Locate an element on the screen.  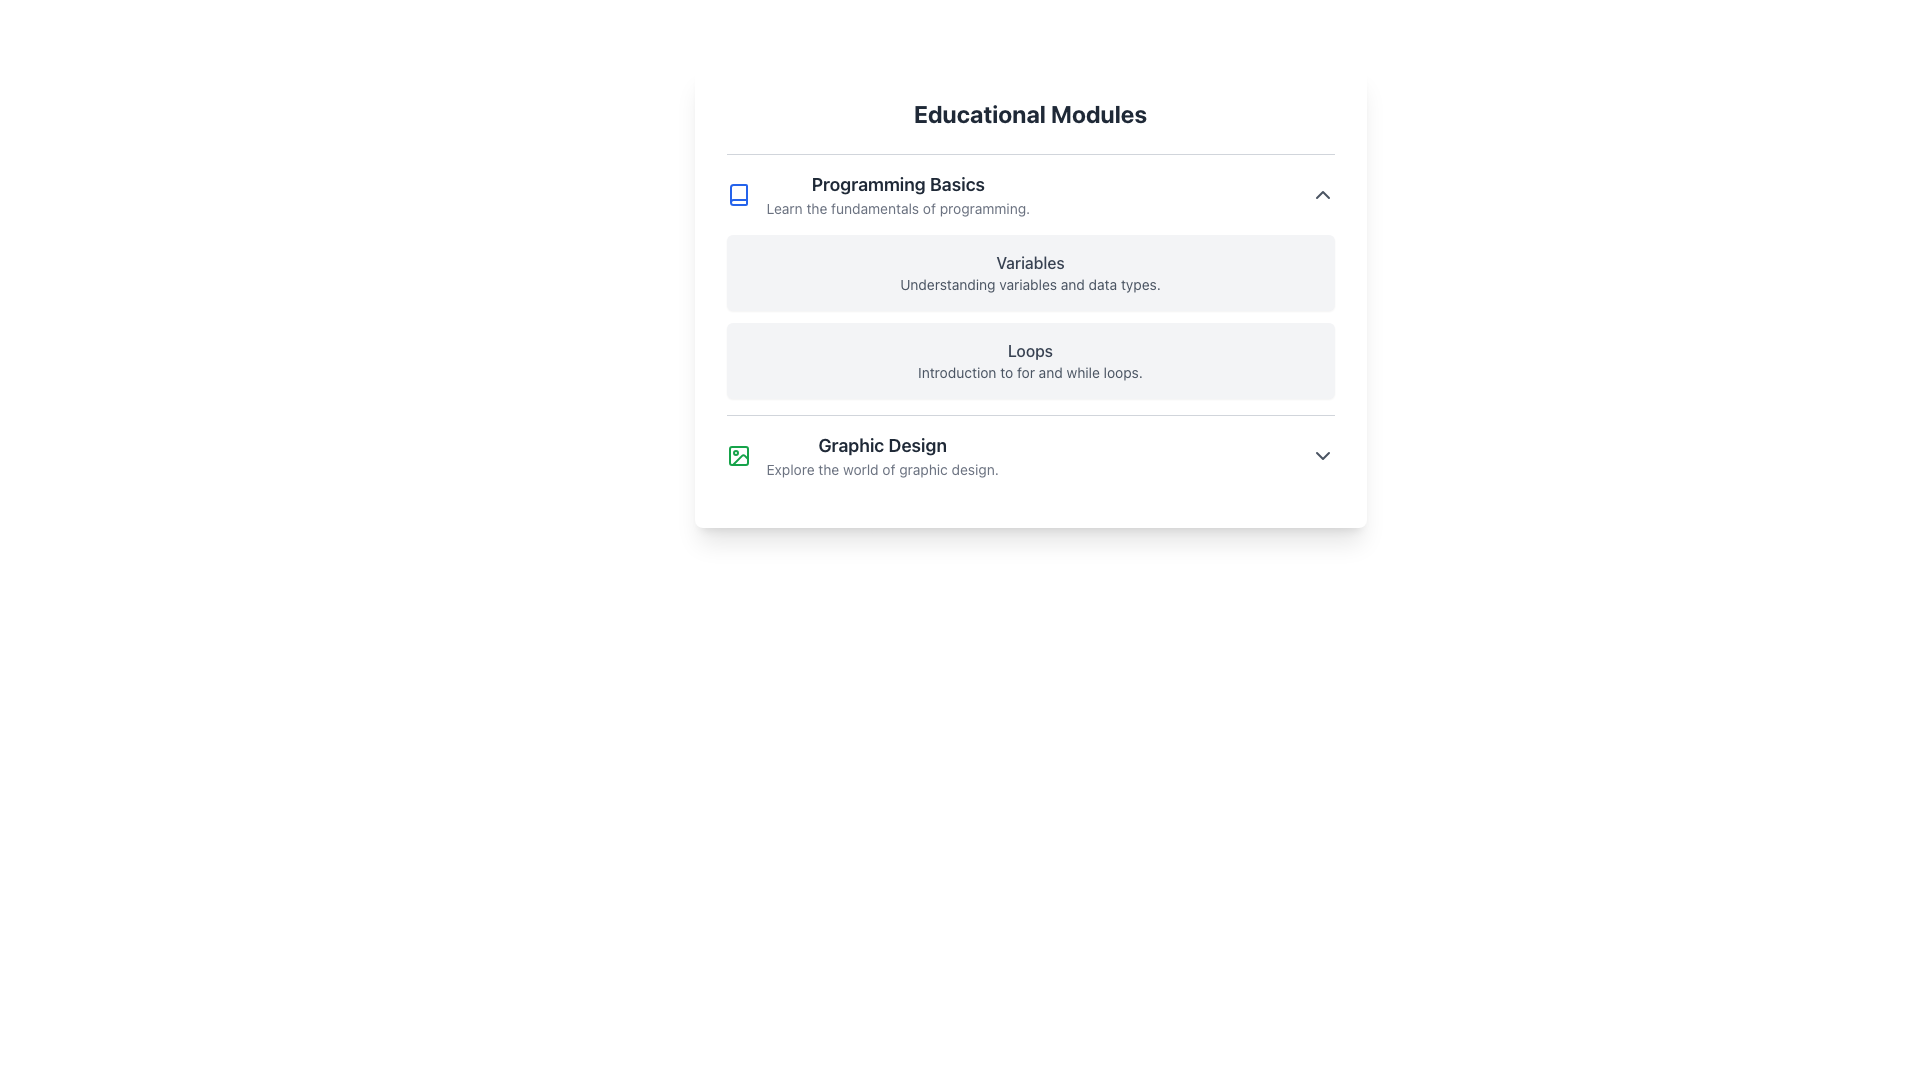
the text label displaying 'Variables', which is located at the top-center of the educational module card with a light gray background is located at coordinates (1030, 261).